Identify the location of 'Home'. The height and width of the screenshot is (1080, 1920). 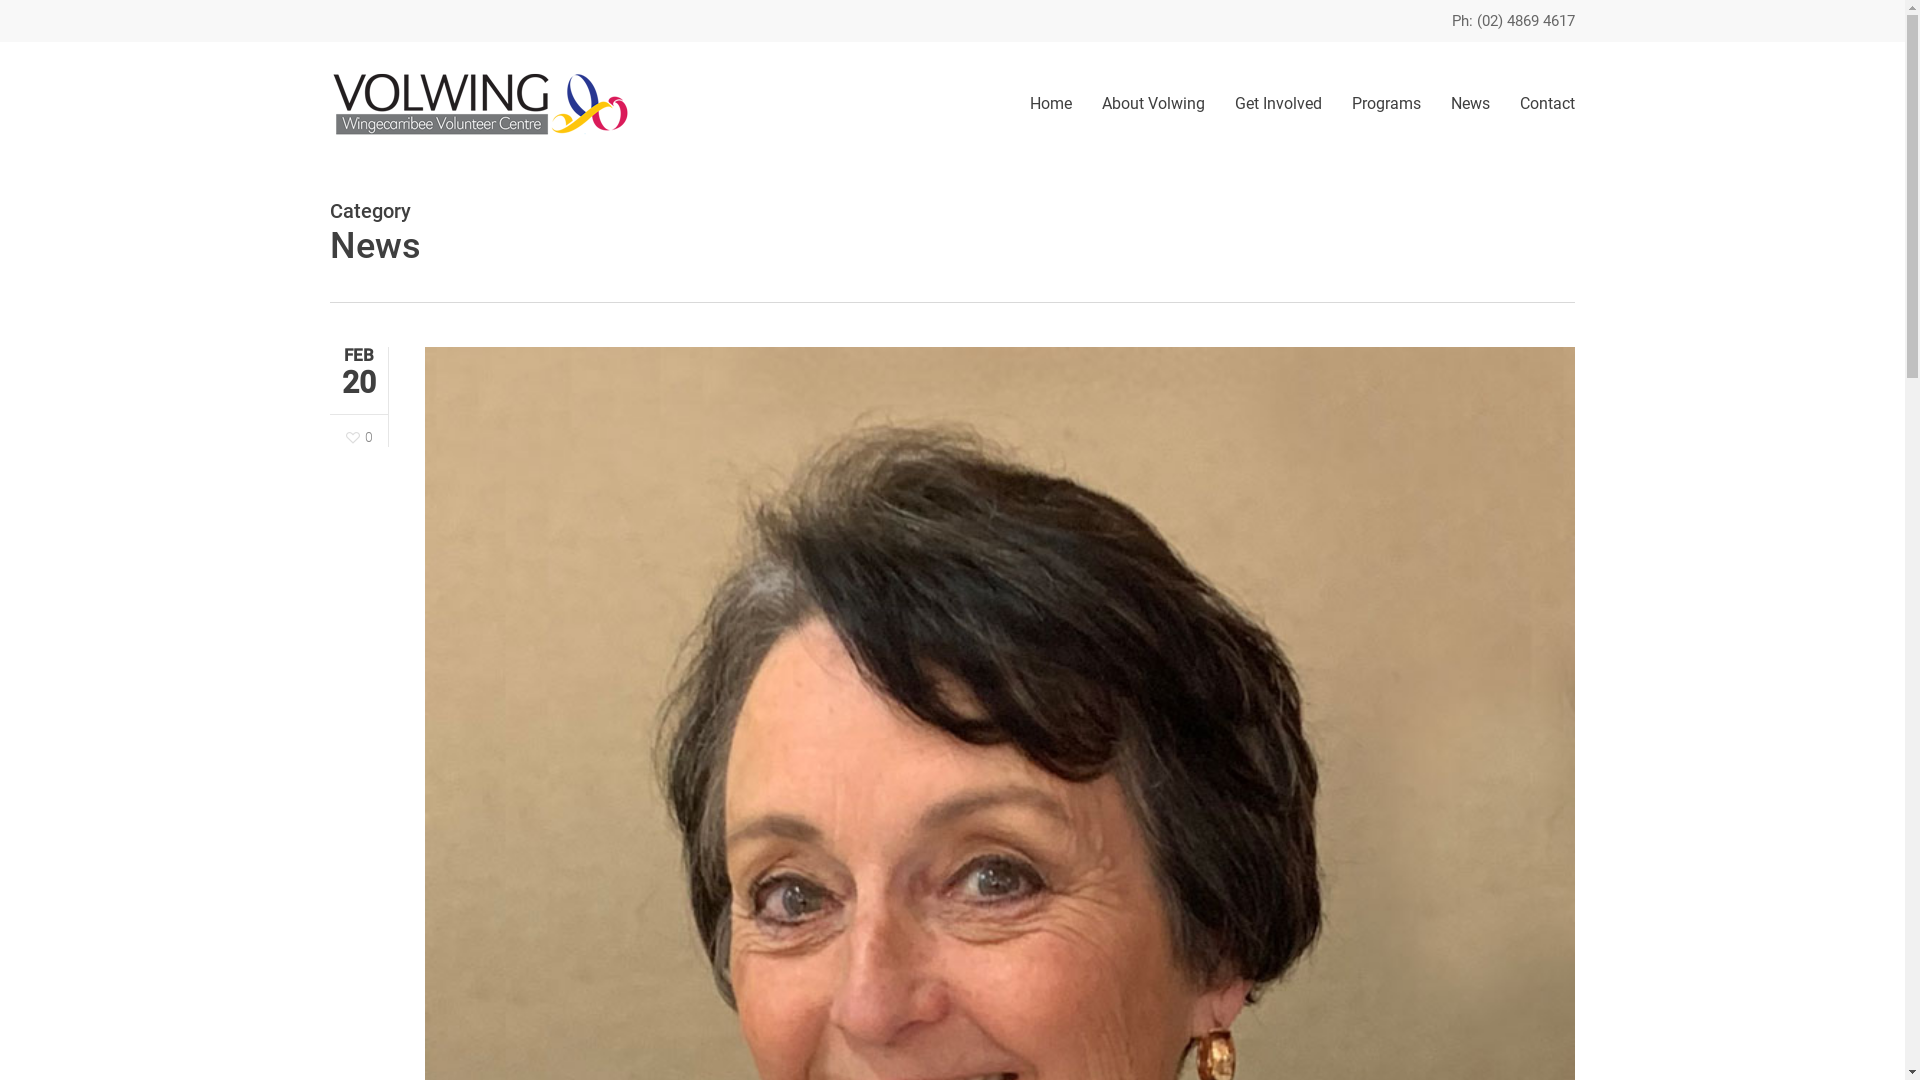
(1050, 103).